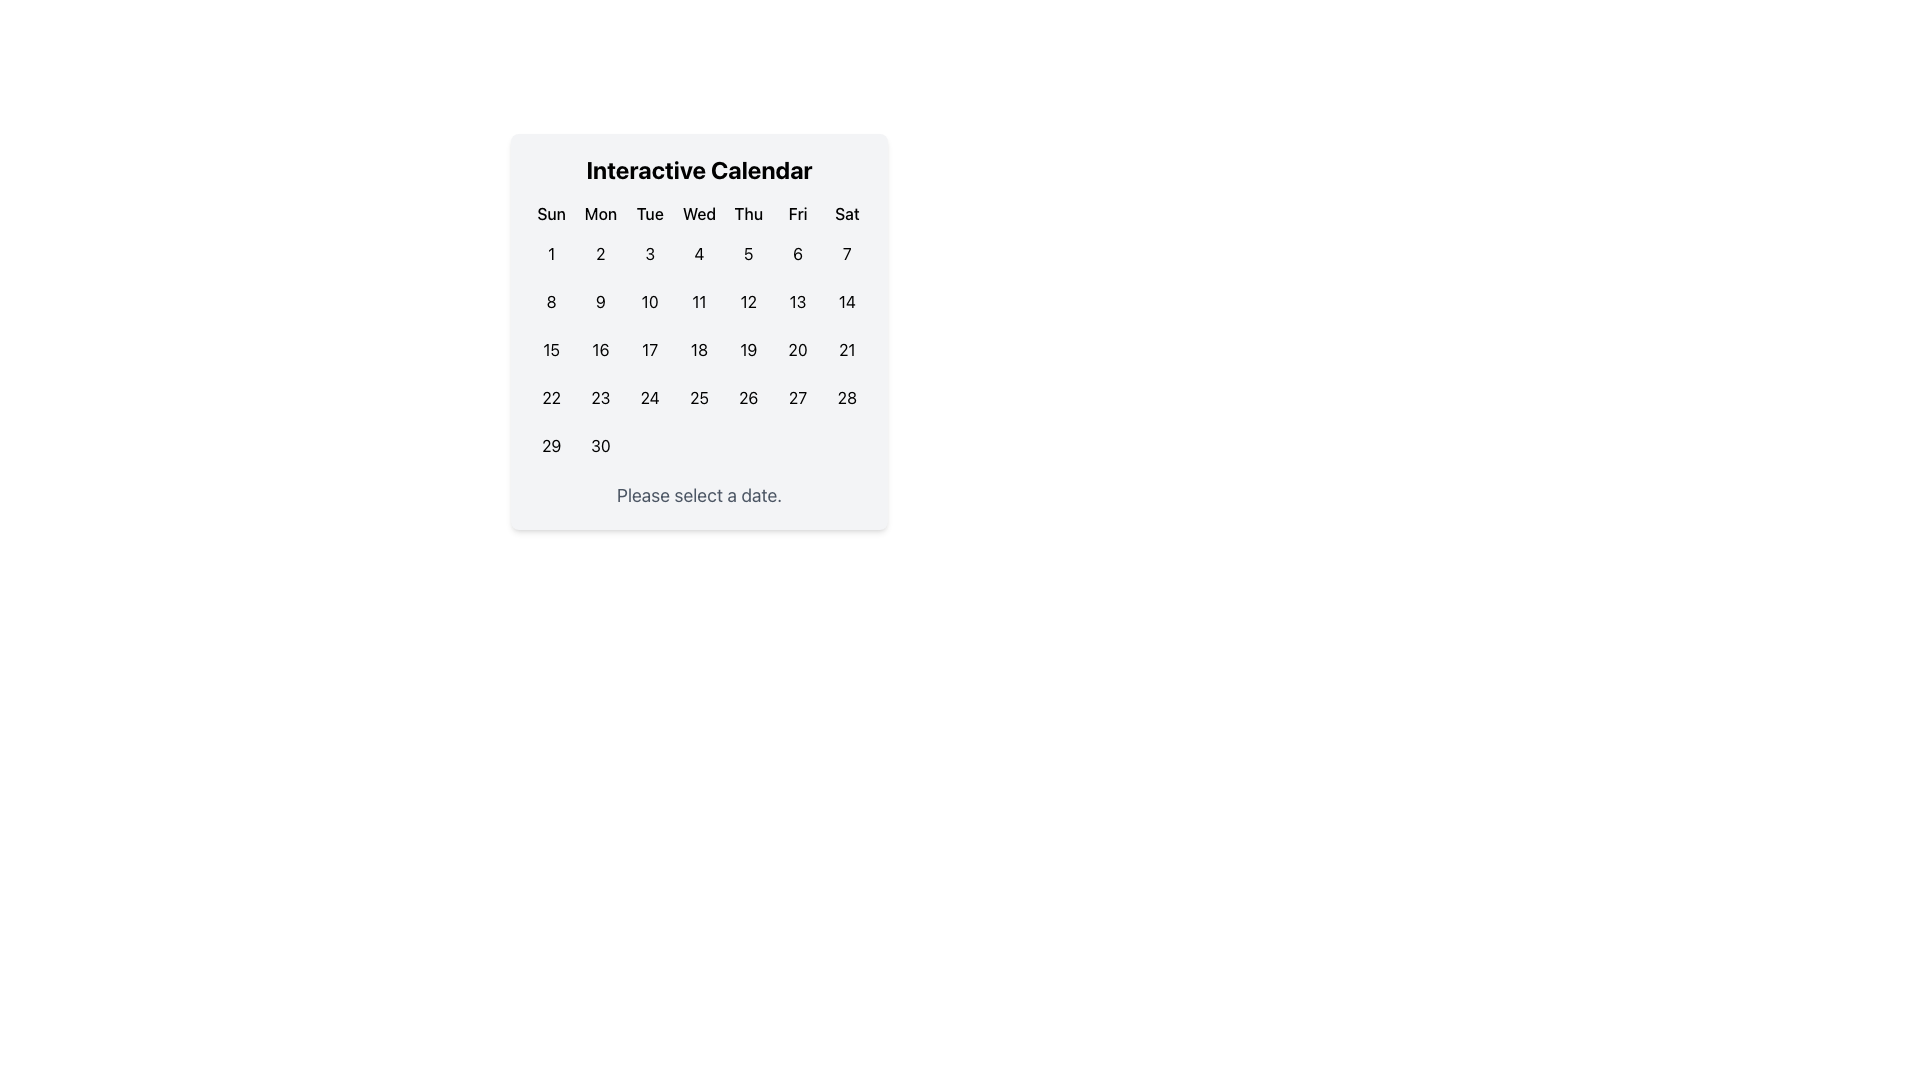 This screenshot has width=1920, height=1080. What do you see at coordinates (847, 397) in the screenshot?
I see `the calendar date button displaying the number '28'` at bounding box center [847, 397].